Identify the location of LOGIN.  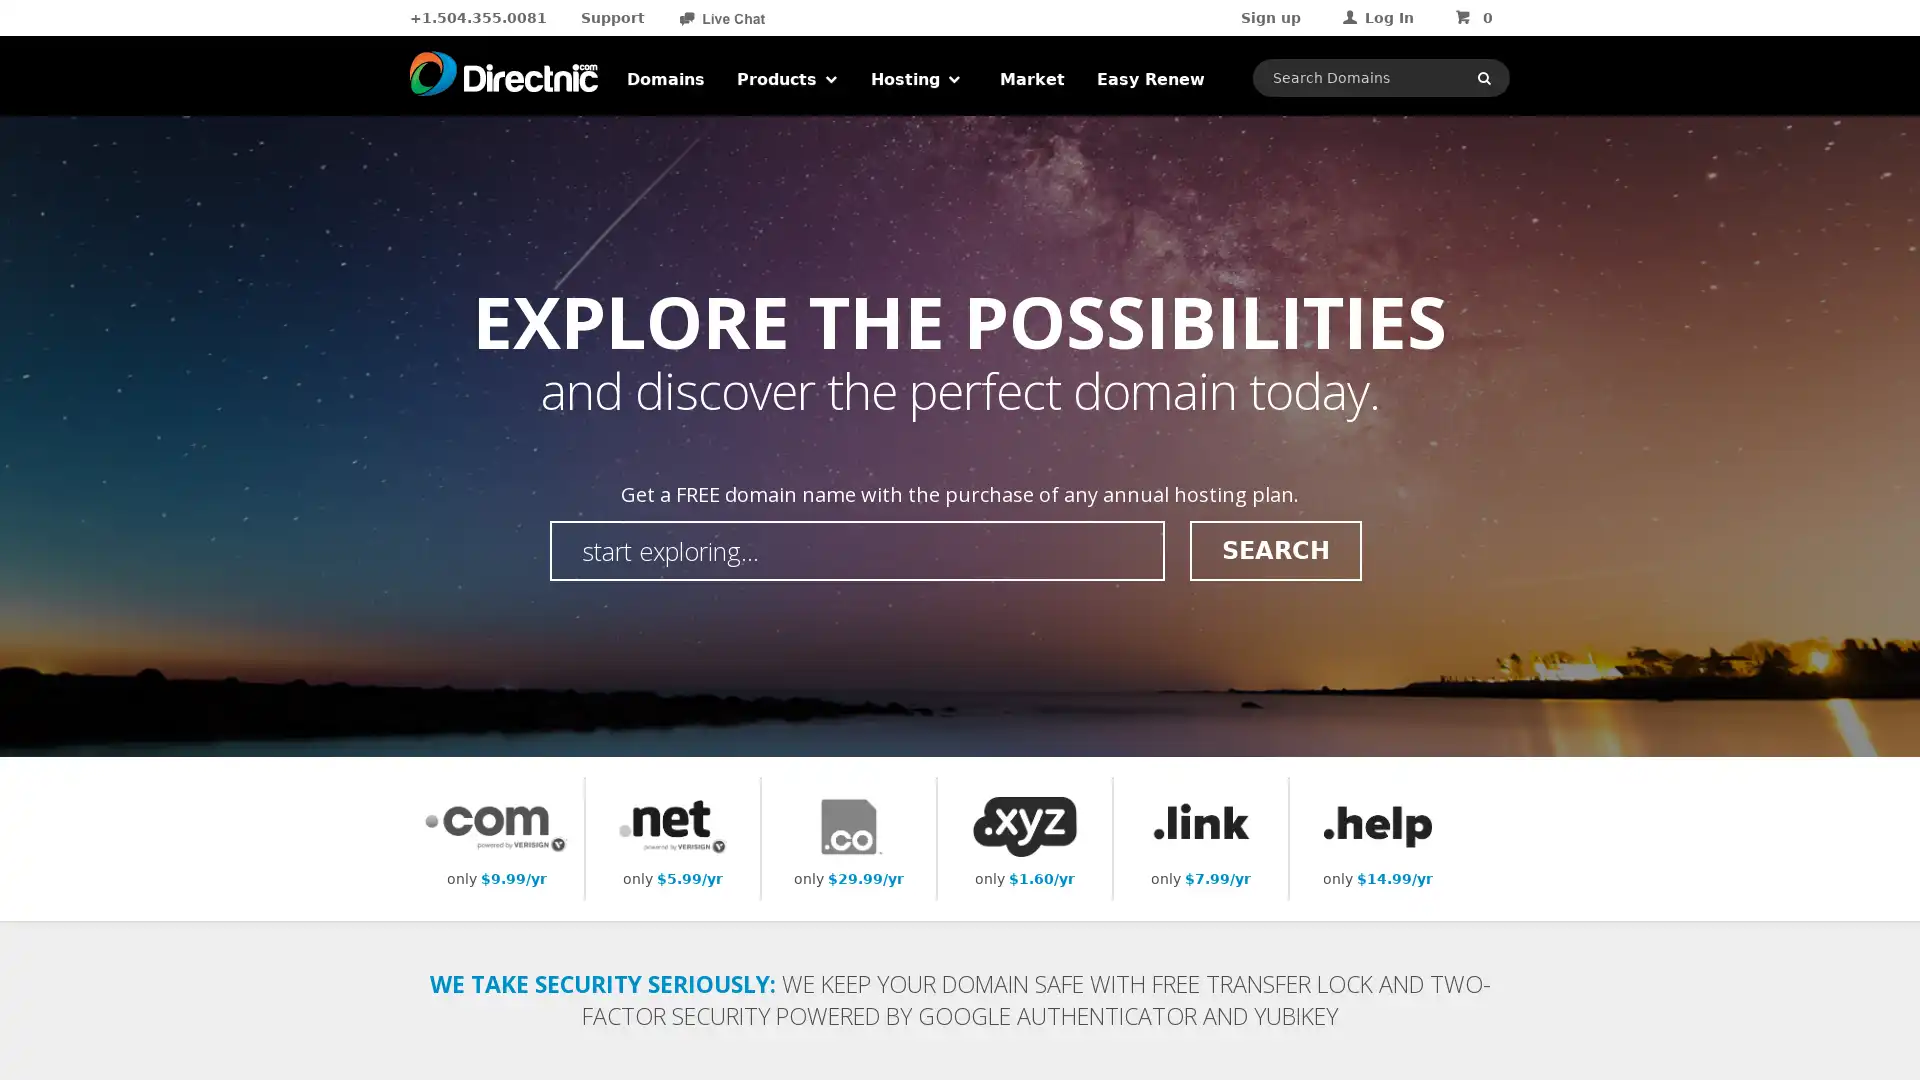
(1422, 204).